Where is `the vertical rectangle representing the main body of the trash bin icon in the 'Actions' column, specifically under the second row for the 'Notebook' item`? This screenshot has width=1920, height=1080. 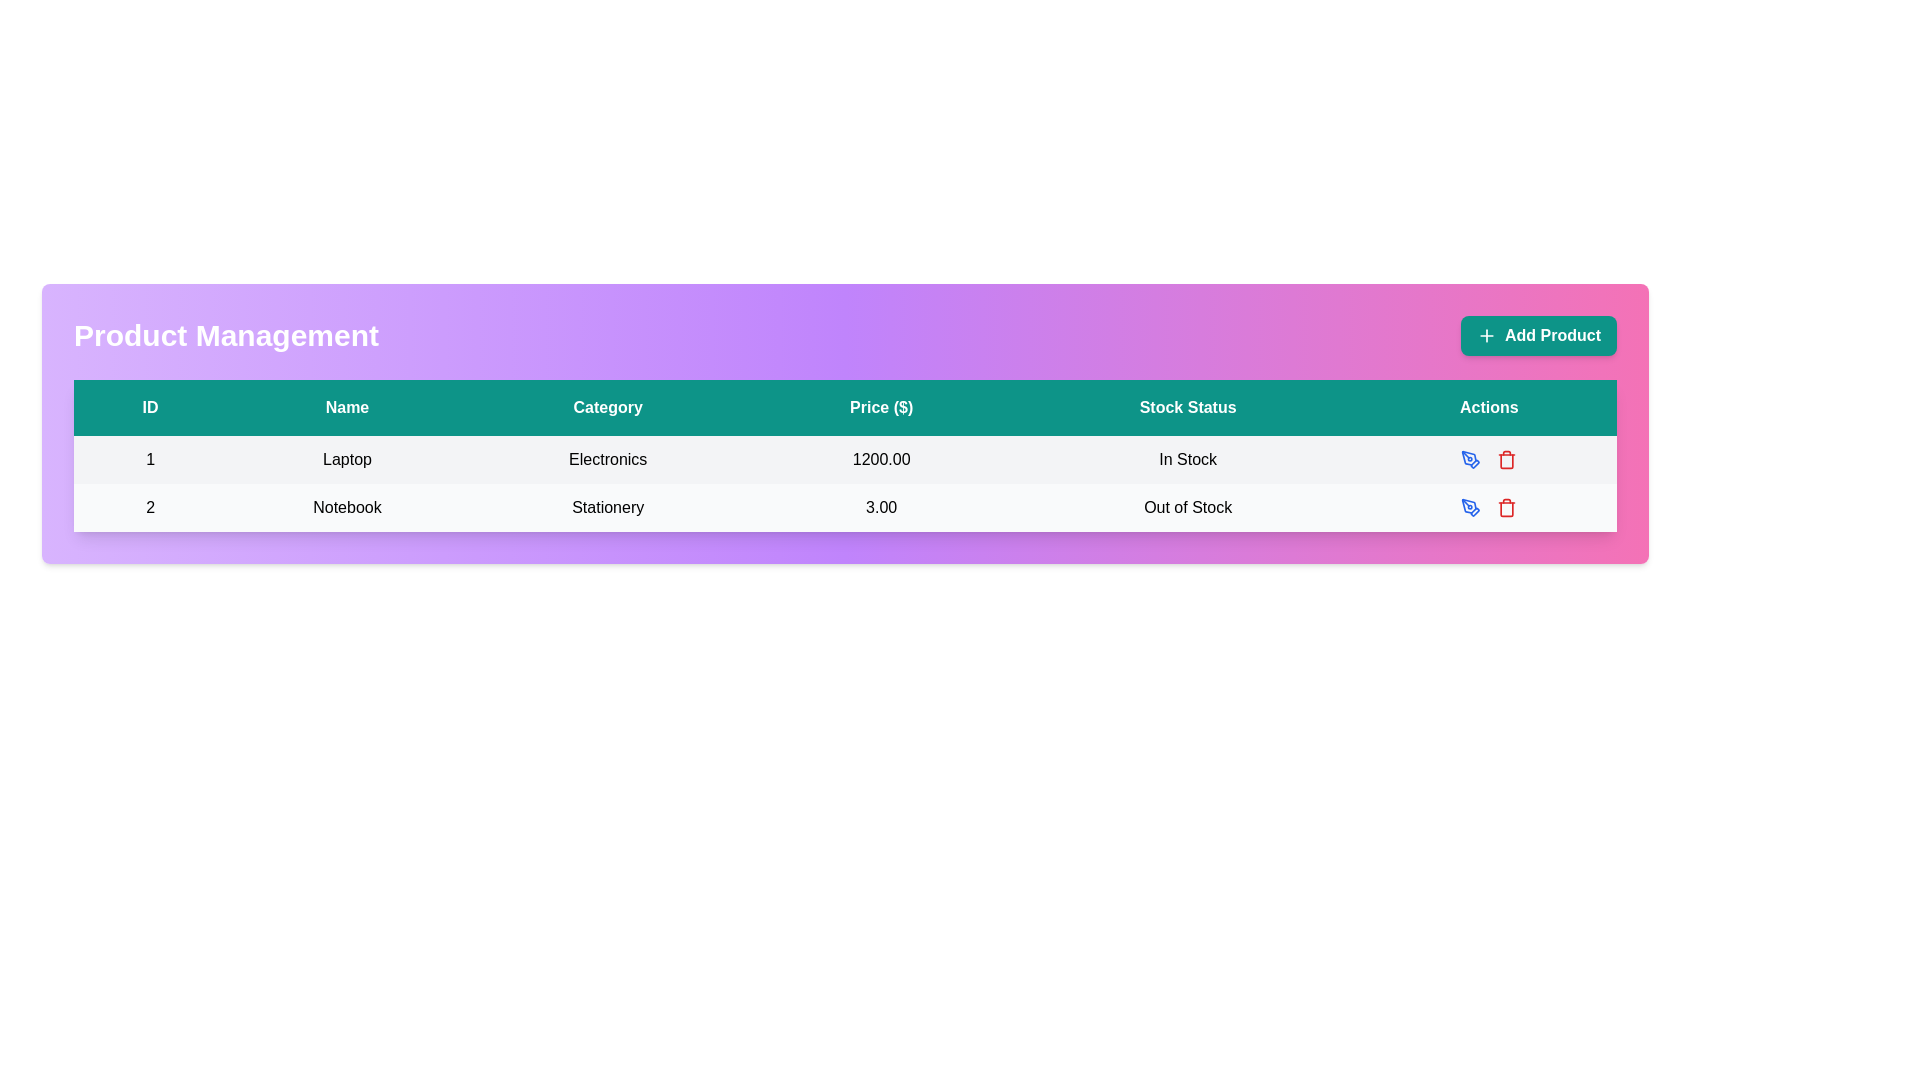 the vertical rectangle representing the main body of the trash bin icon in the 'Actions' column, specifically under the second row for the 'Notebook' item is located at coordinates (1507, 461).